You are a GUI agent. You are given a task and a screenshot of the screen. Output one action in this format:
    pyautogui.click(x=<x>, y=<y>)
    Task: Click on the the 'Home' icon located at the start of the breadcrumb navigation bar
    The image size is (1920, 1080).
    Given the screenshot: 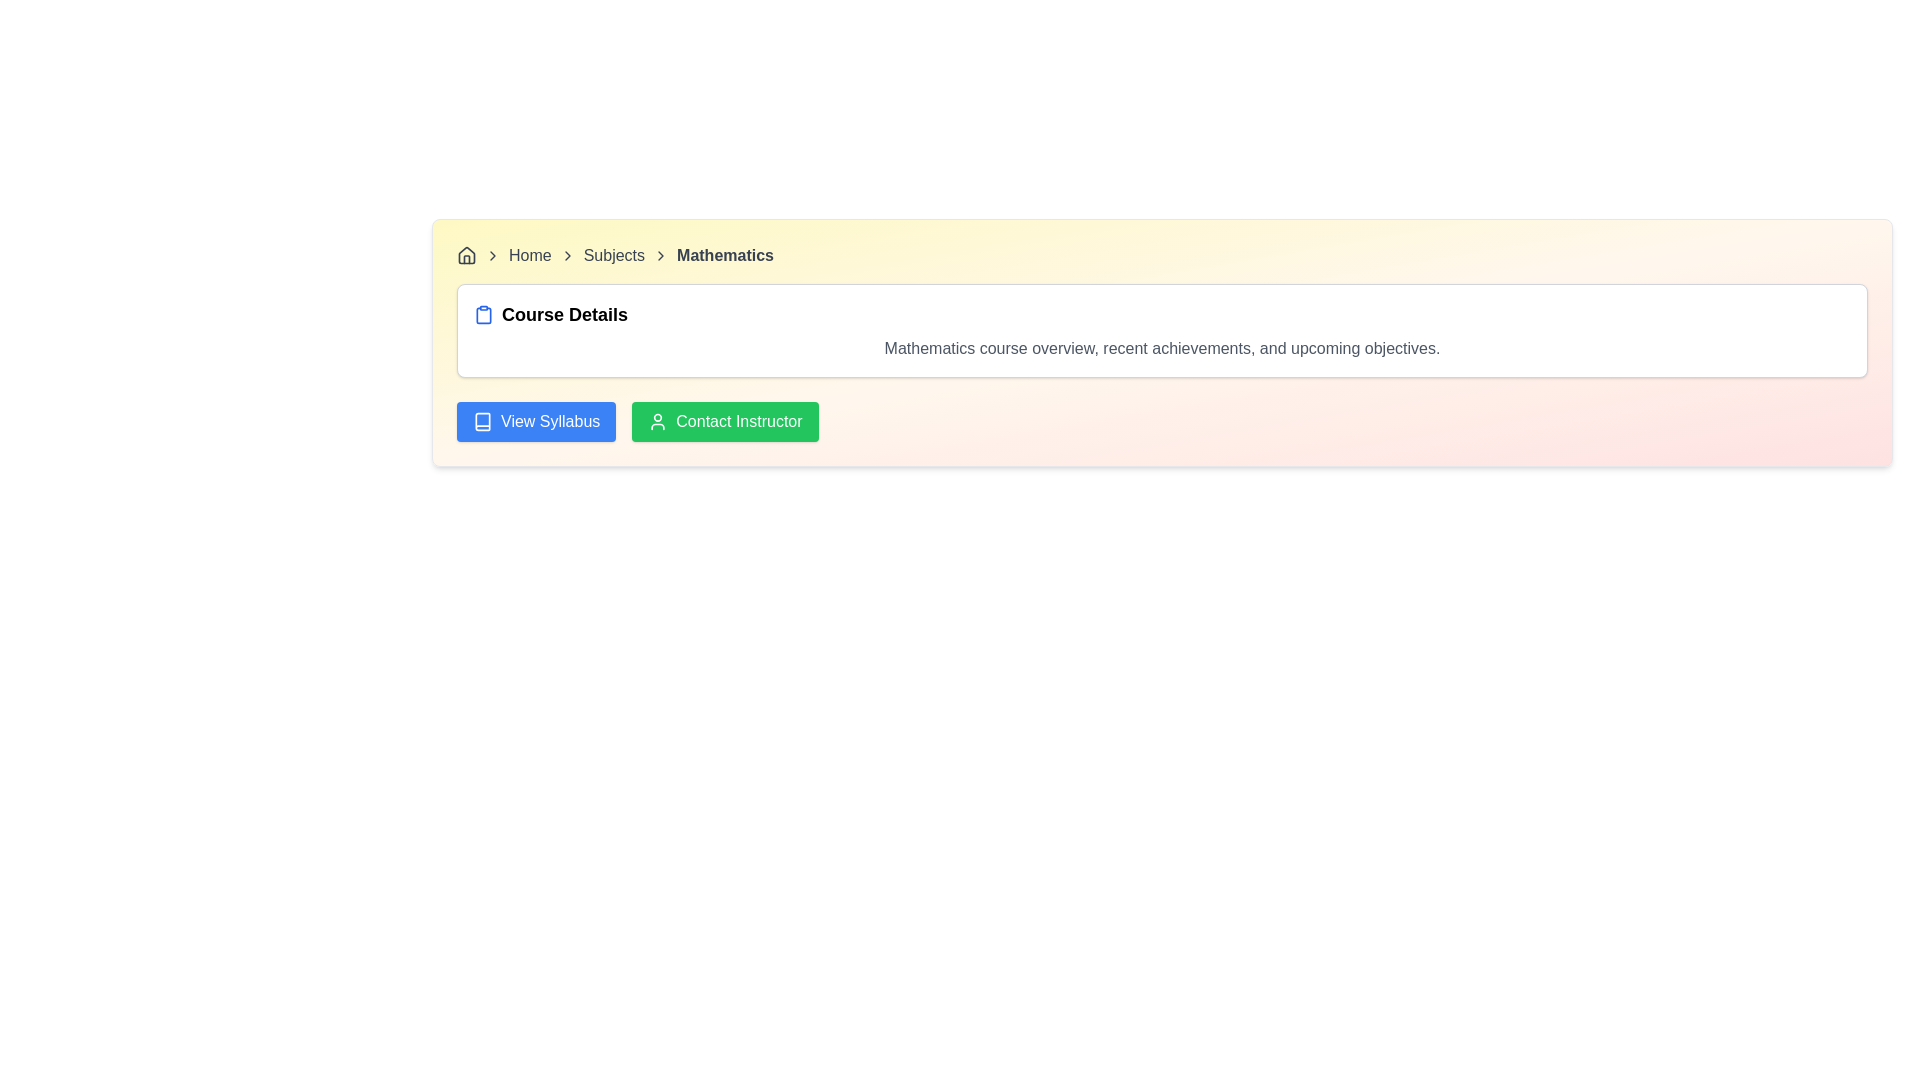 What is the action you would take?
    pyautogui.click(x=465, y=253)
    